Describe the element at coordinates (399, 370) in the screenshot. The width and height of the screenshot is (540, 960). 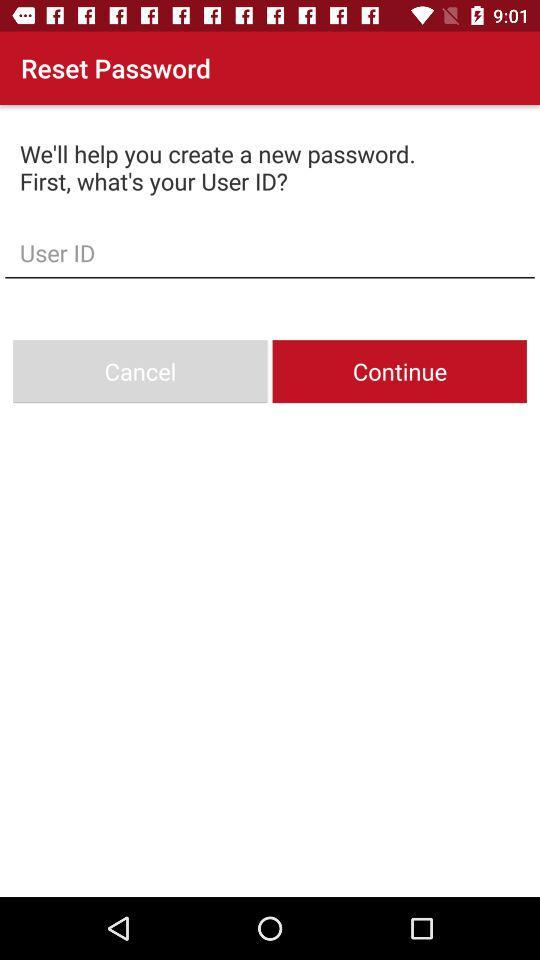
I see `the continue` at that location.